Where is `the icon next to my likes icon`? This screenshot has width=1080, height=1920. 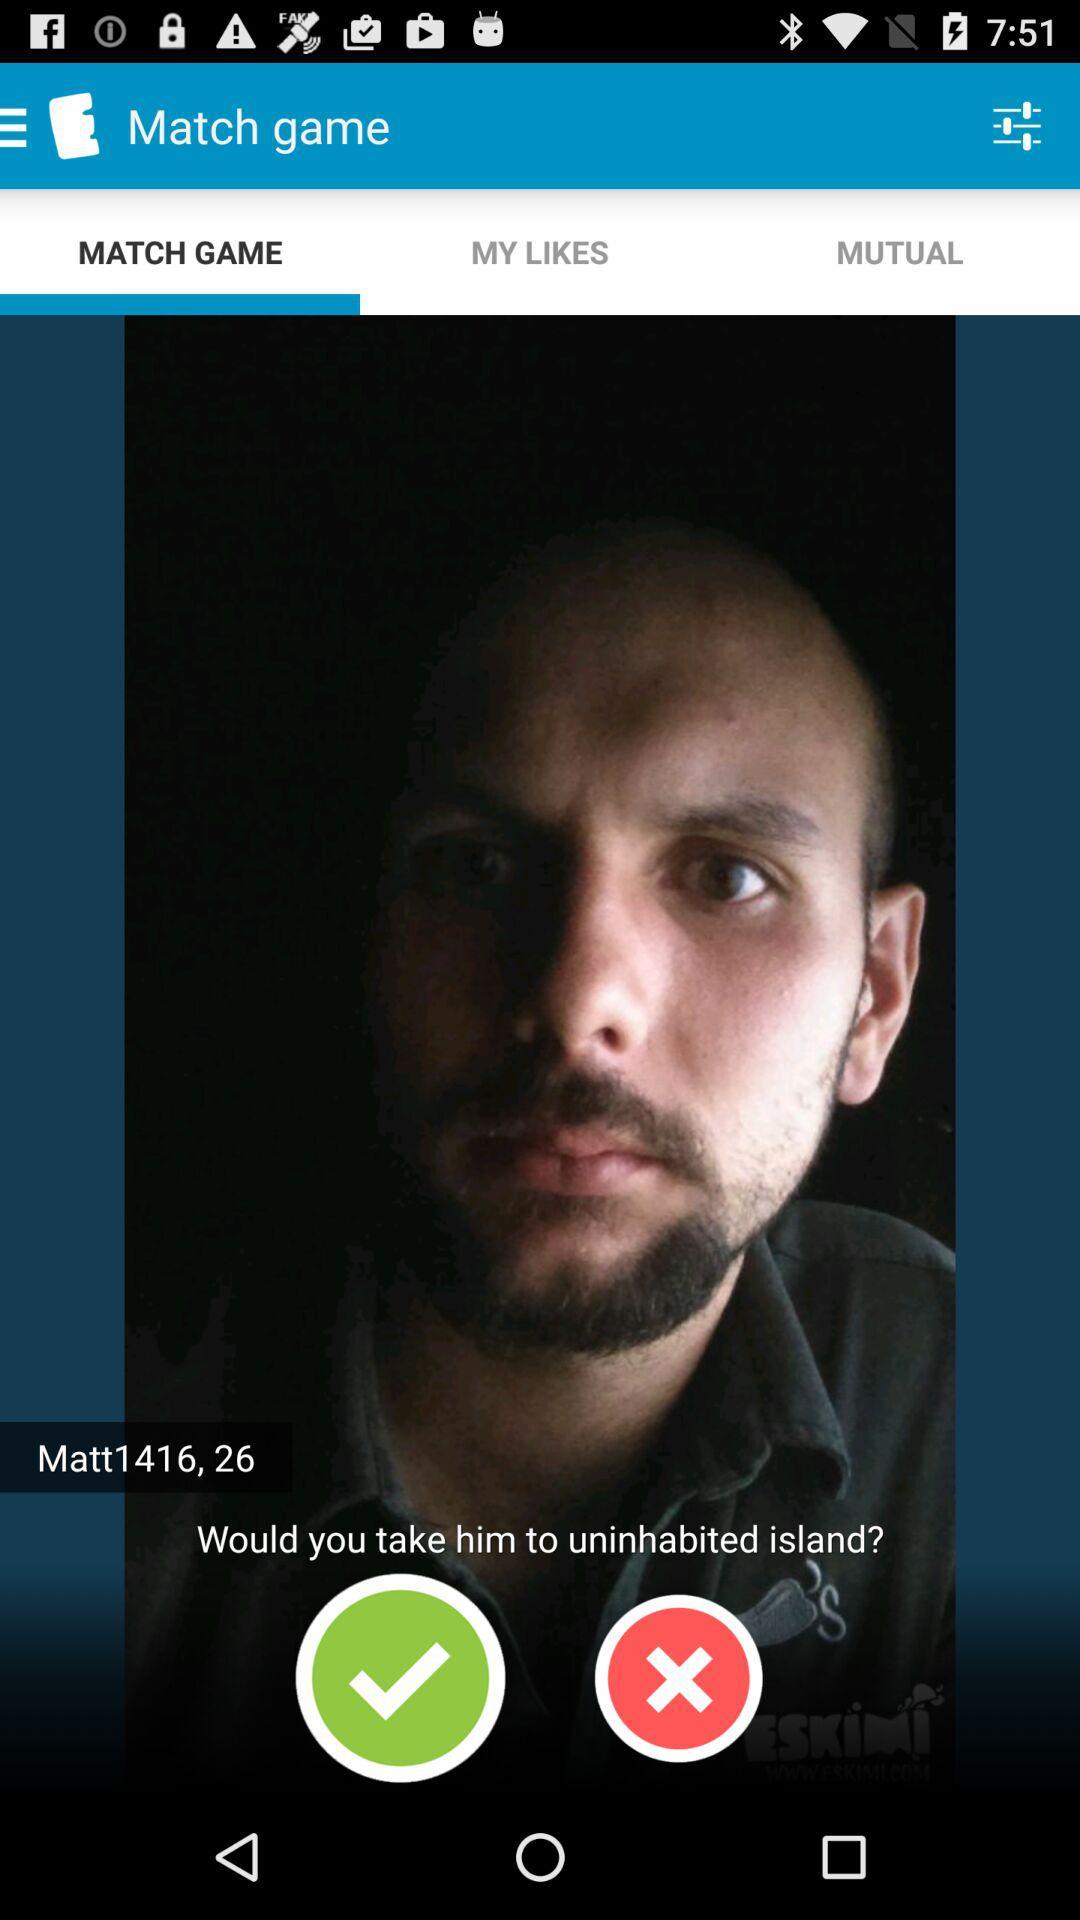
the icon next to my likes icon is located at coordinates (898, 251).